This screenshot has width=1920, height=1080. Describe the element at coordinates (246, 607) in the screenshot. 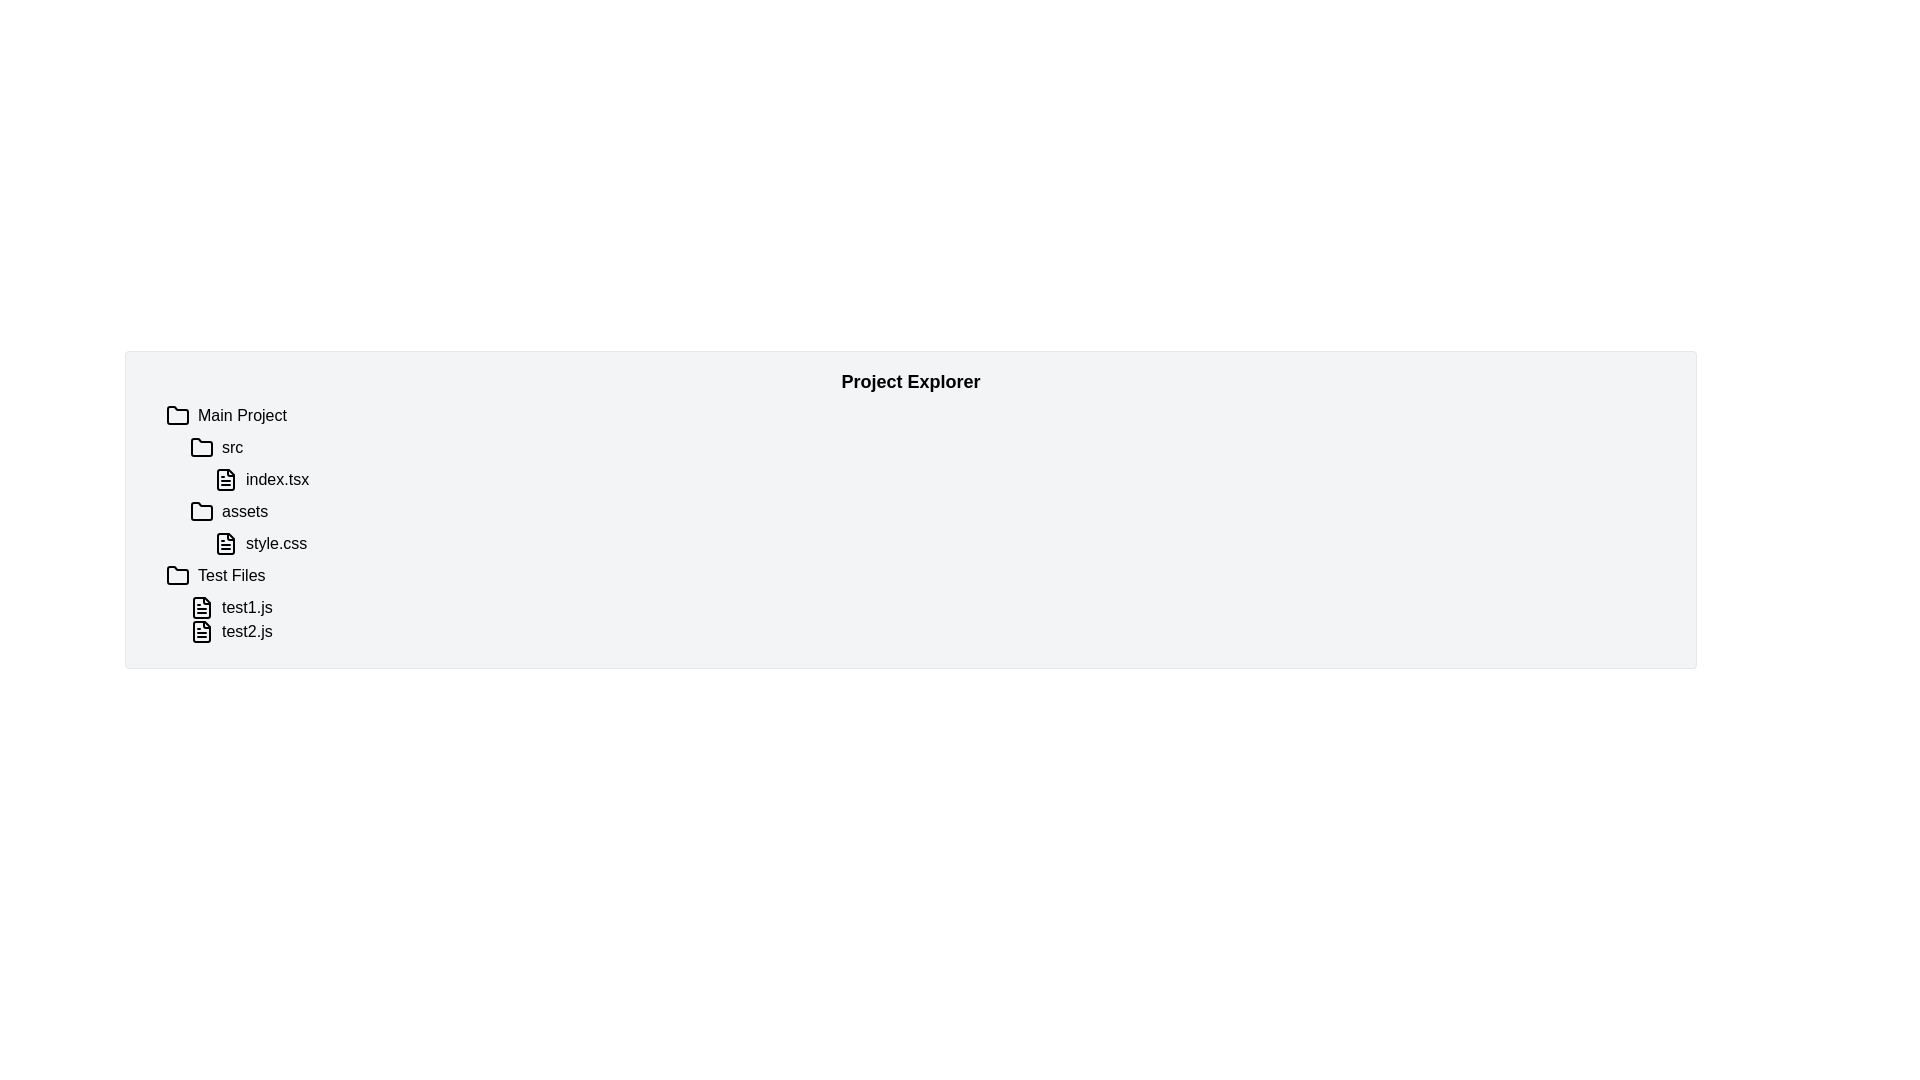

I see `the text label 'test1.js' in the file explorer interface` at that location.